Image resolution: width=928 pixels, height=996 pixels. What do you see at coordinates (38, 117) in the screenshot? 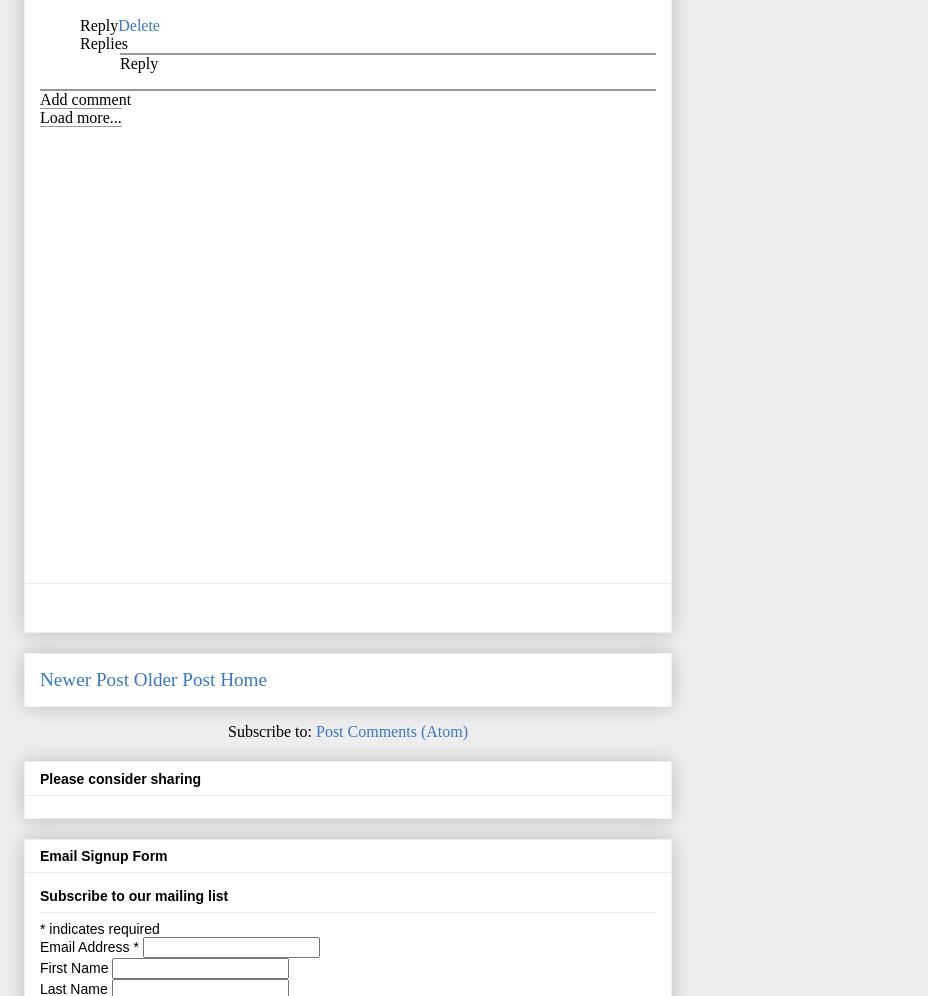
I see `'Load more...'` at bounding box center [38, 117].